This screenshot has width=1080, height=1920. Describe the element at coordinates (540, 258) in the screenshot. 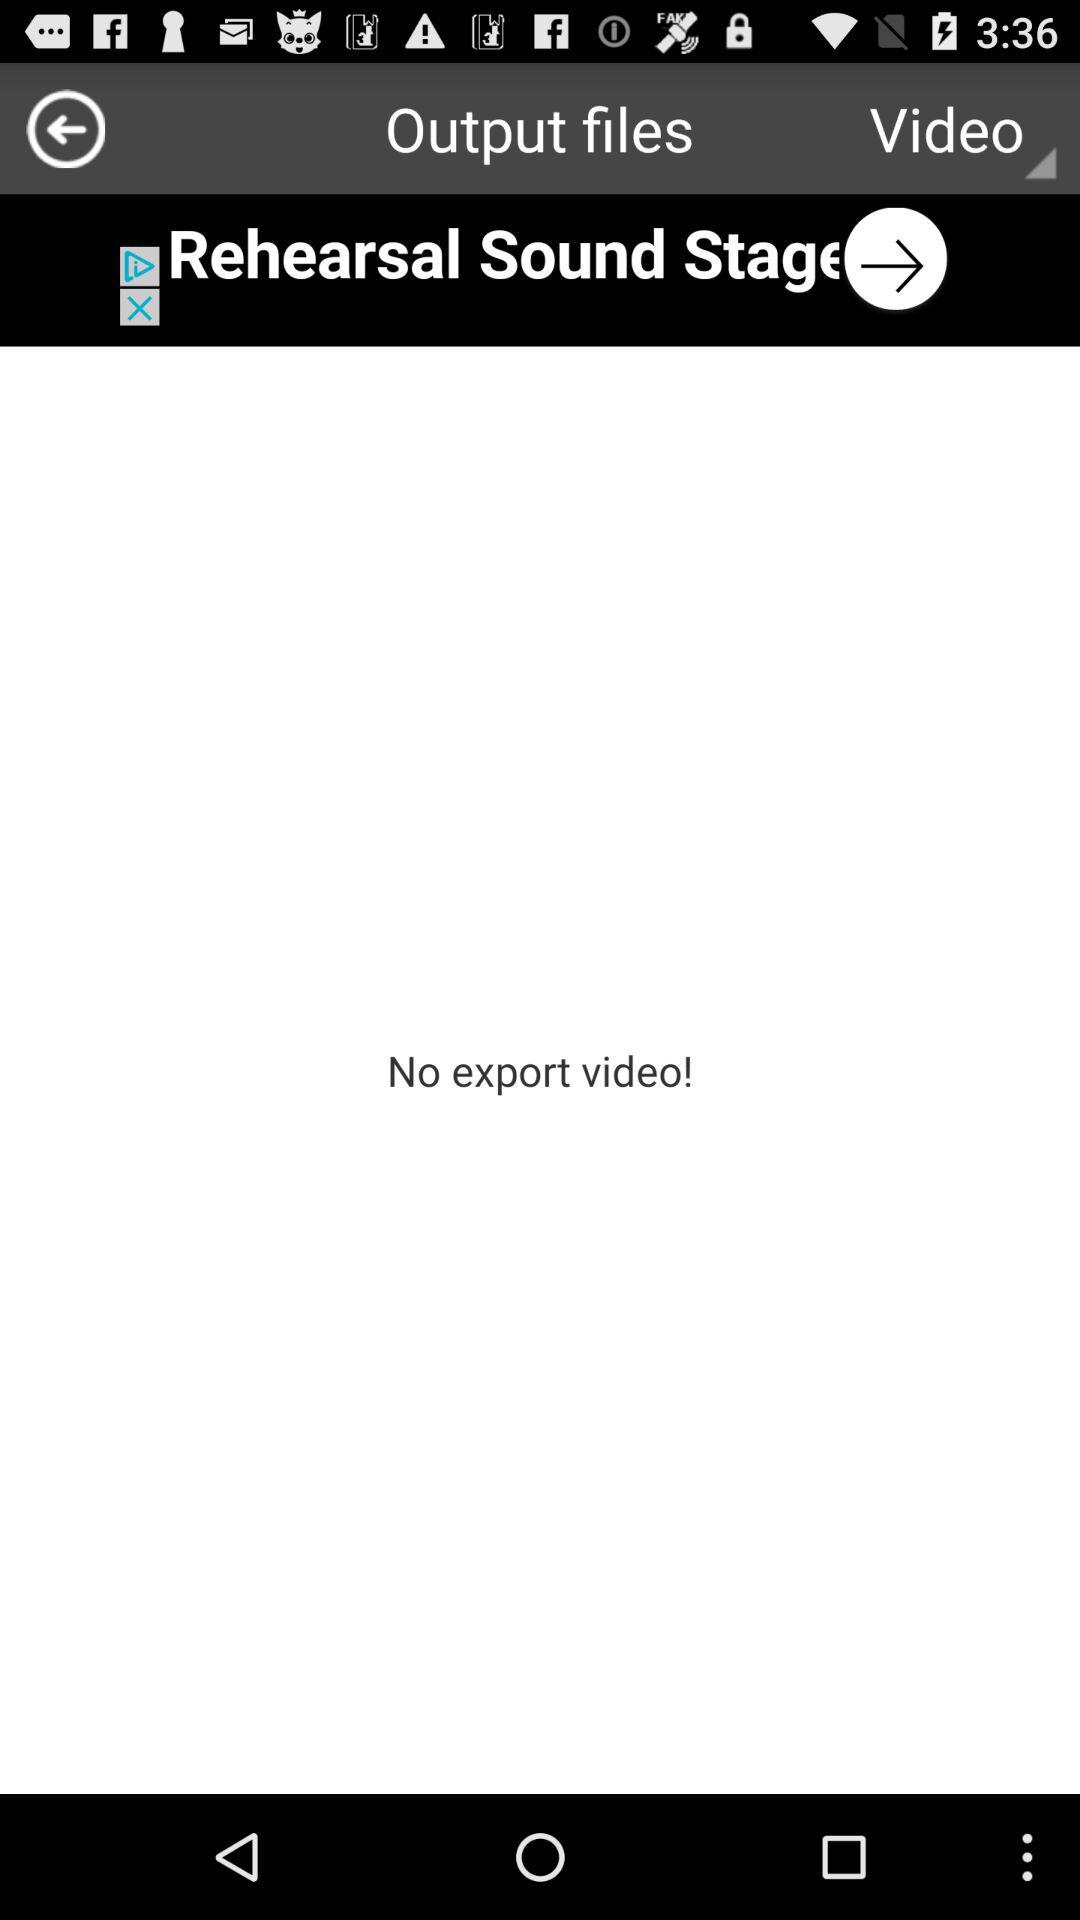

I see `title for the page` at that location.